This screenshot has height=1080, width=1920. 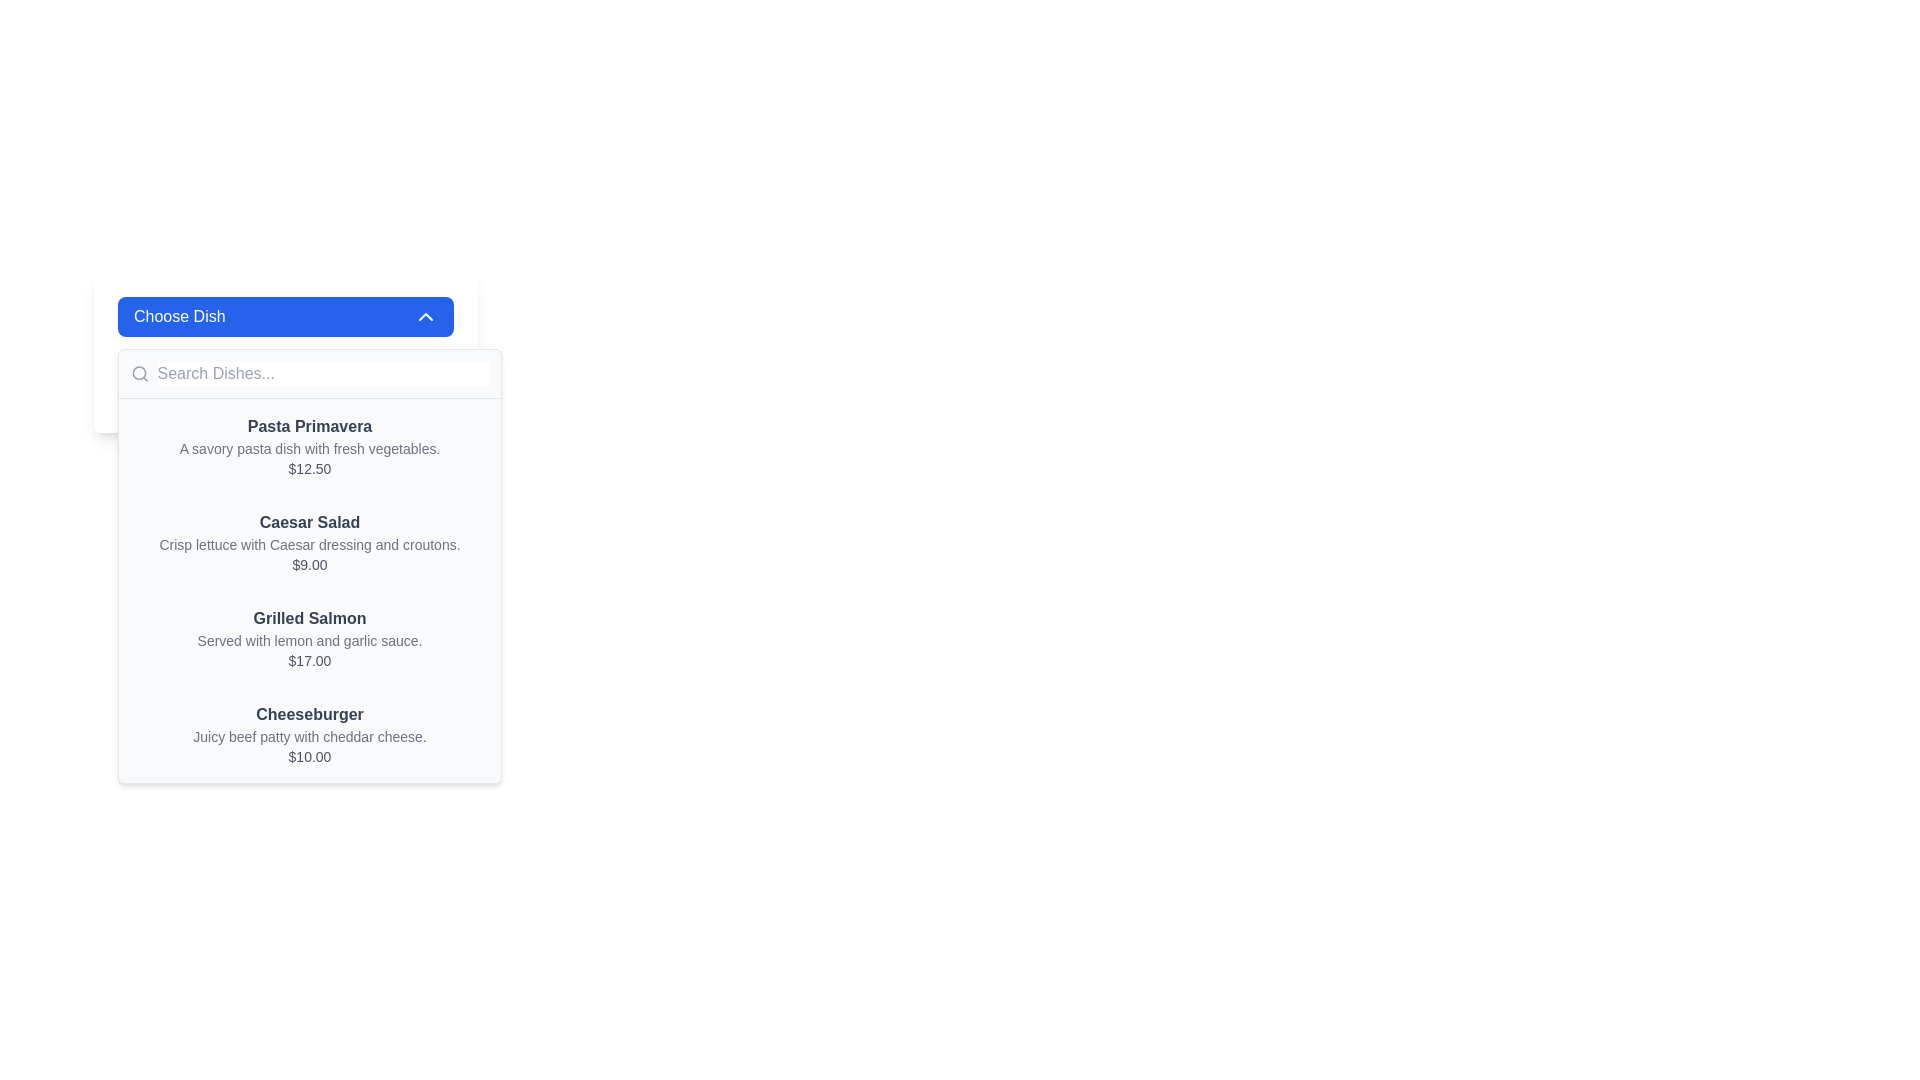 What do you see at coordinates (309, 564) in the screenshot?
I see `the Text label displaying the price of the dish 'Caesar Salad'` at bounding box center [309, 564].